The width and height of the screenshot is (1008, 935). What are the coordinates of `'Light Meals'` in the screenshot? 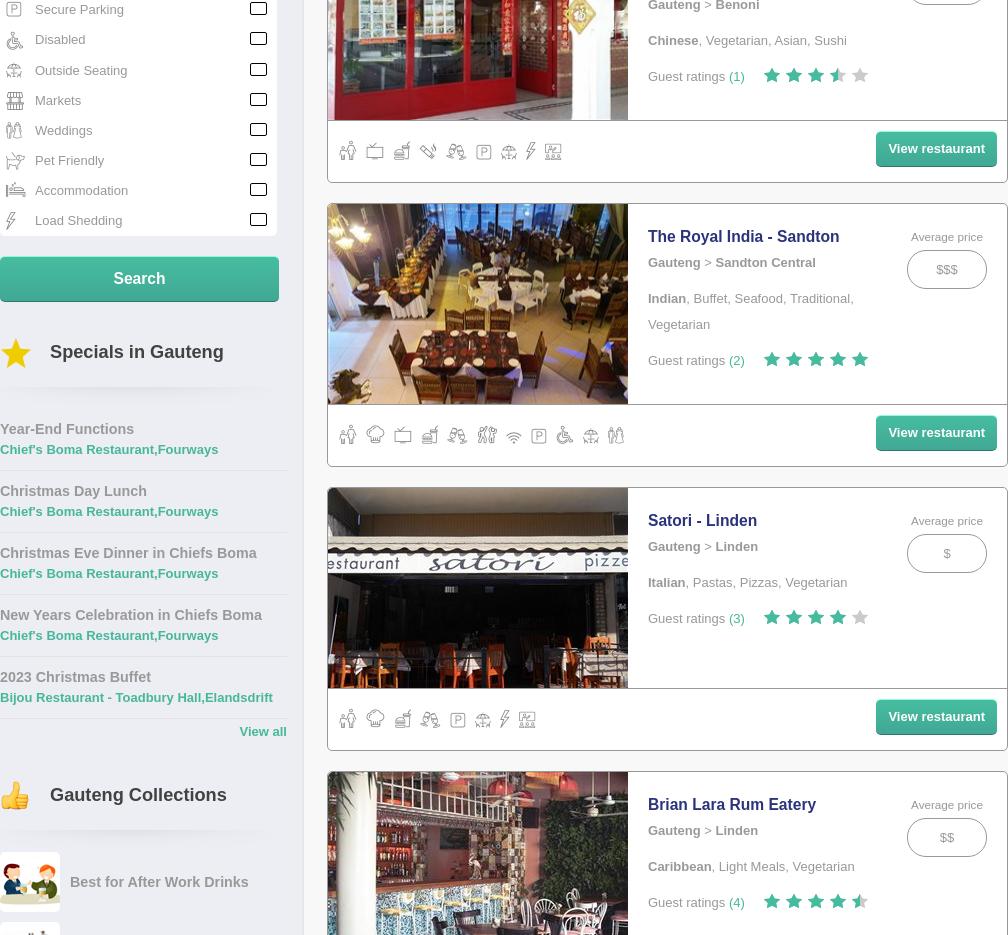 It's located at (751, 865).